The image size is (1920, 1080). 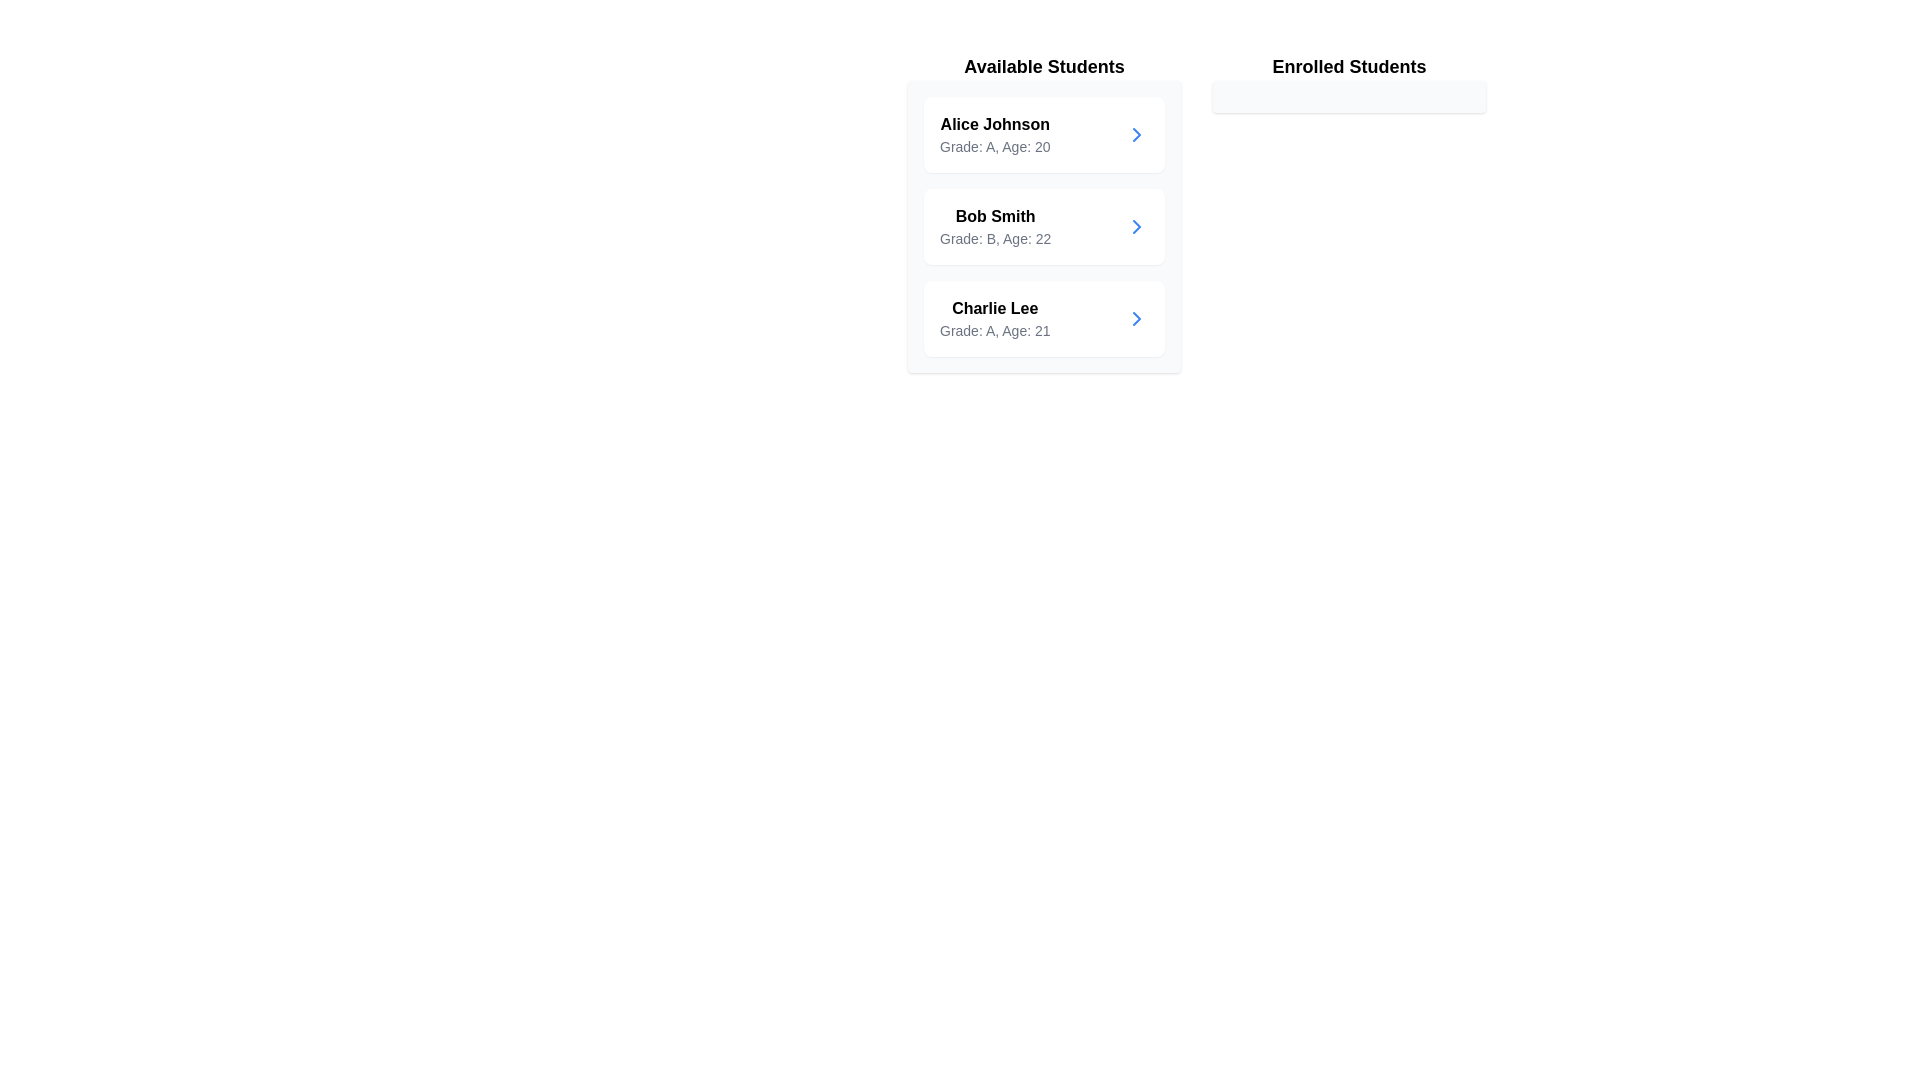 What do you see at coordinates (1137, 135) in the screenshot?
I see `transfer button for the student Alice Johnson to move them to the enrolled list` at bounding box center [1137, 135].